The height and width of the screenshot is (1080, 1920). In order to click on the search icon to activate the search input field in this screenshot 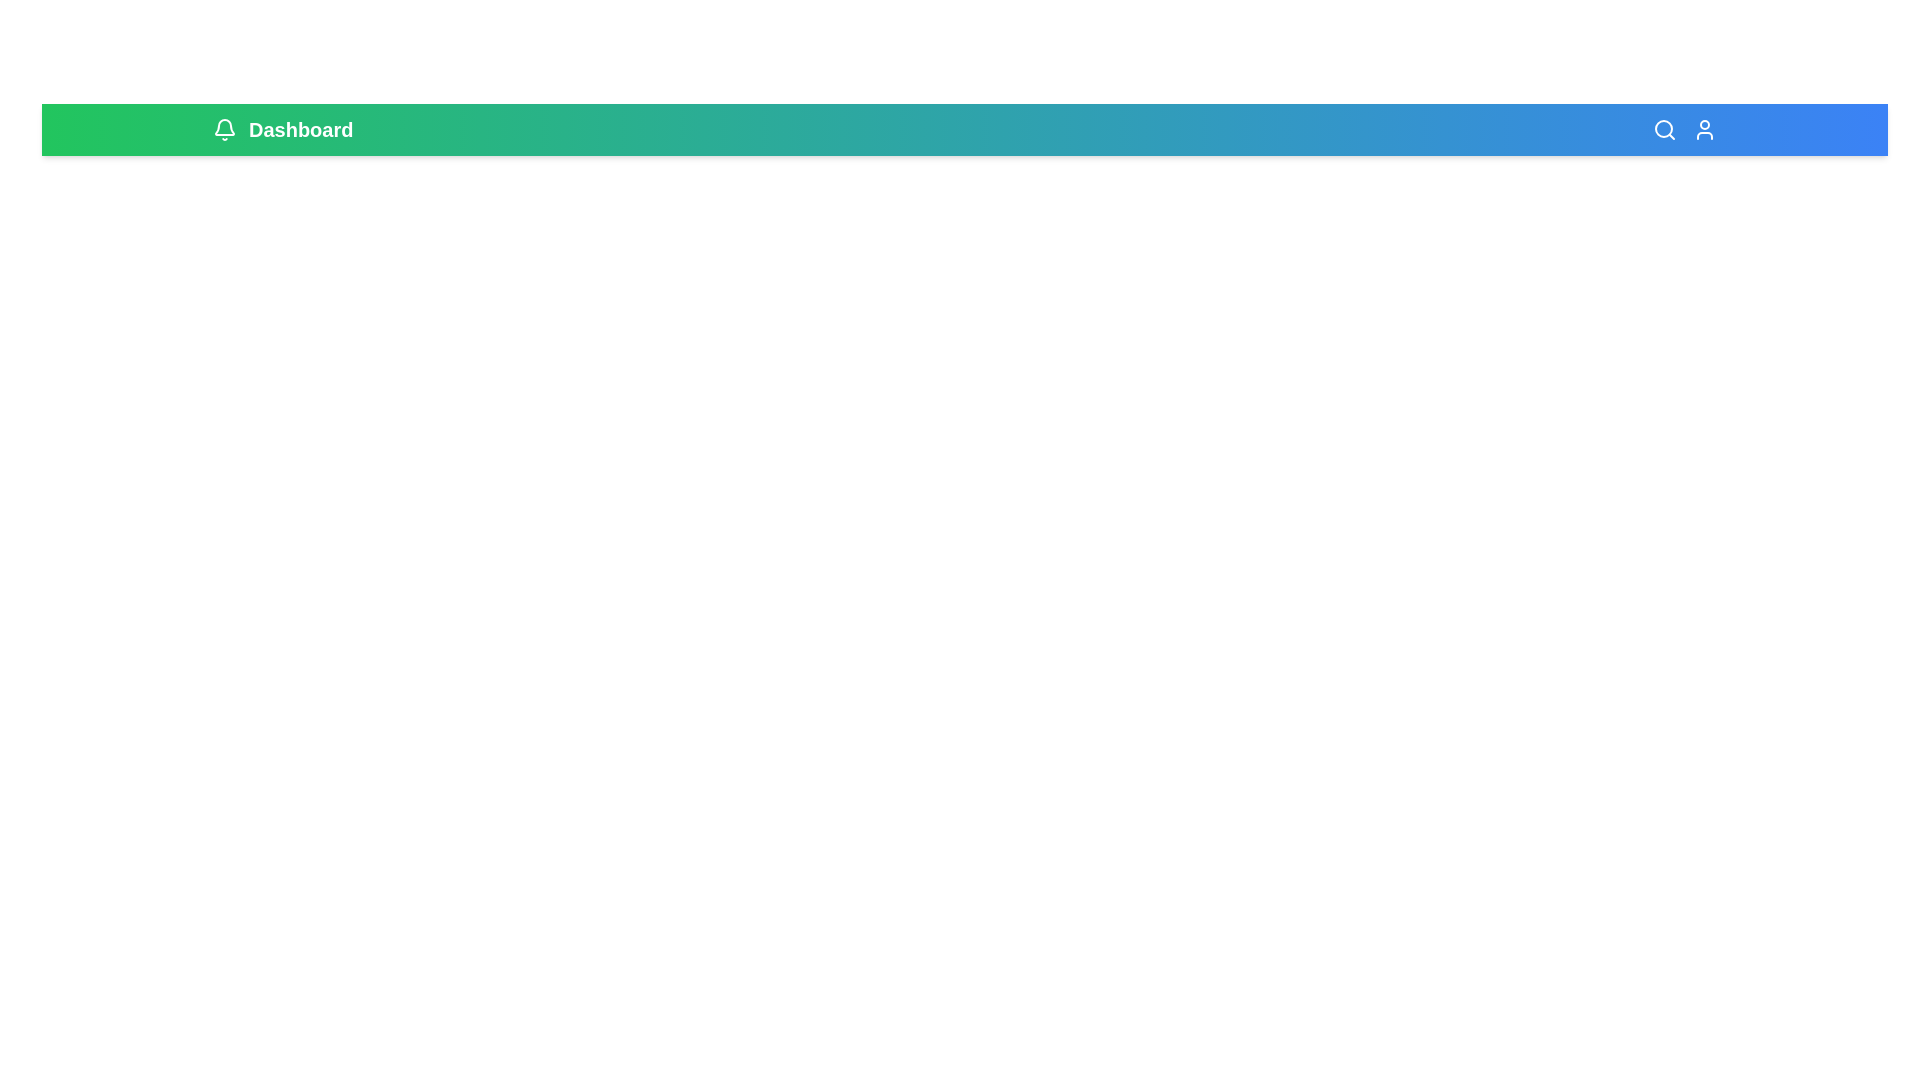, I will do `click(1665, 130)`.